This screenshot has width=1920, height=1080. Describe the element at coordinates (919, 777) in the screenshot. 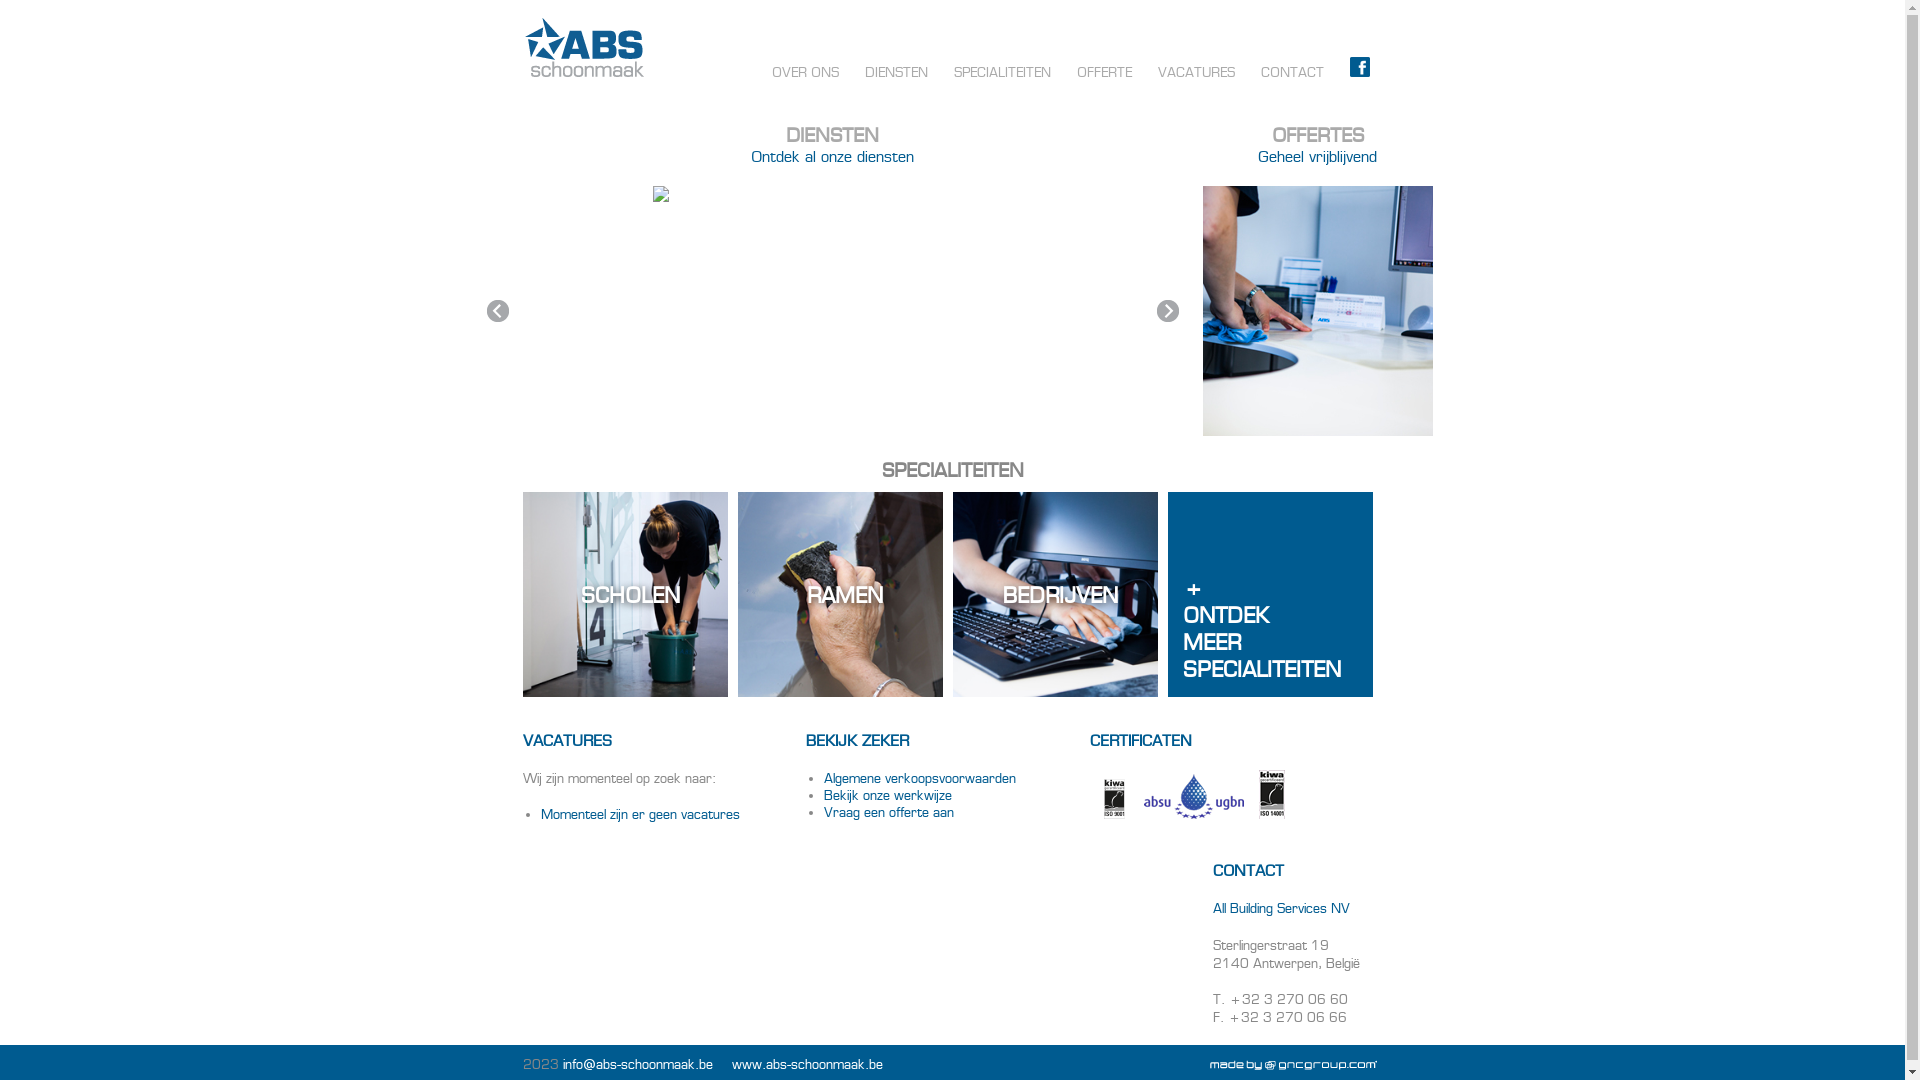

I see `'Algemene verkoopsvoorwaarden'` at that location.